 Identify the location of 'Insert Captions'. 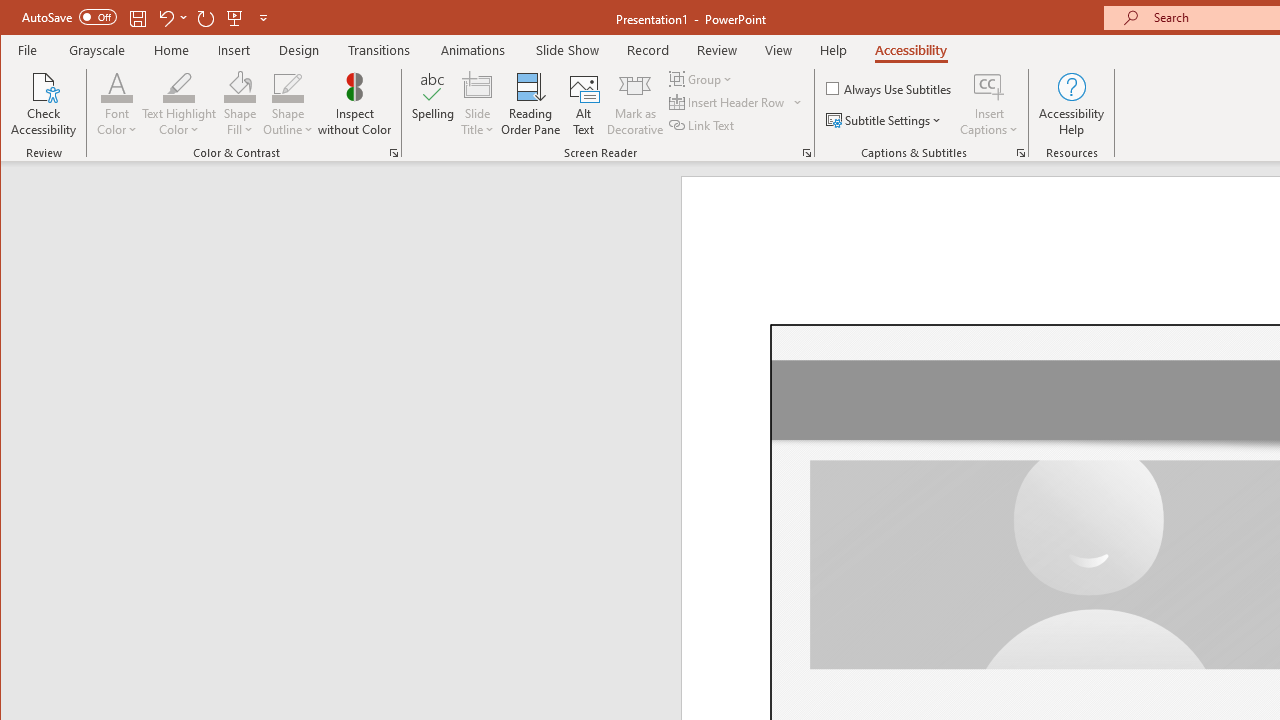
(989, 104).